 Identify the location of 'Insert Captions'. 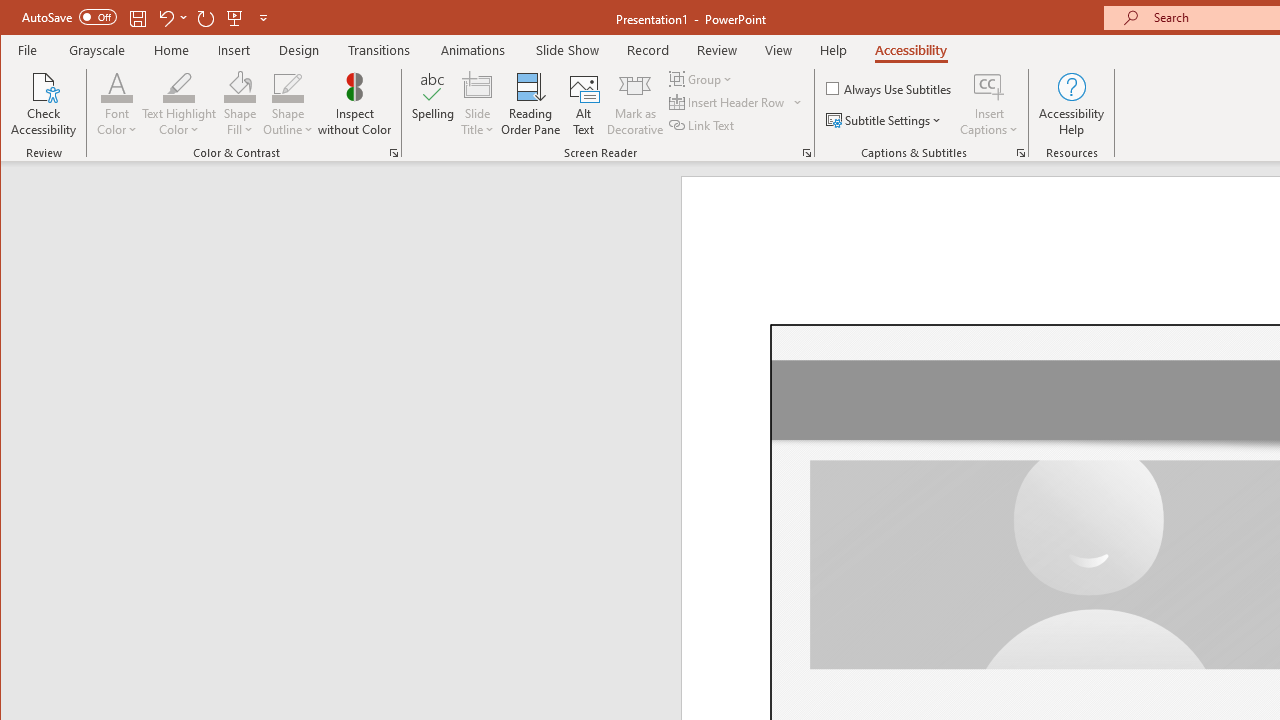
(989, 104).